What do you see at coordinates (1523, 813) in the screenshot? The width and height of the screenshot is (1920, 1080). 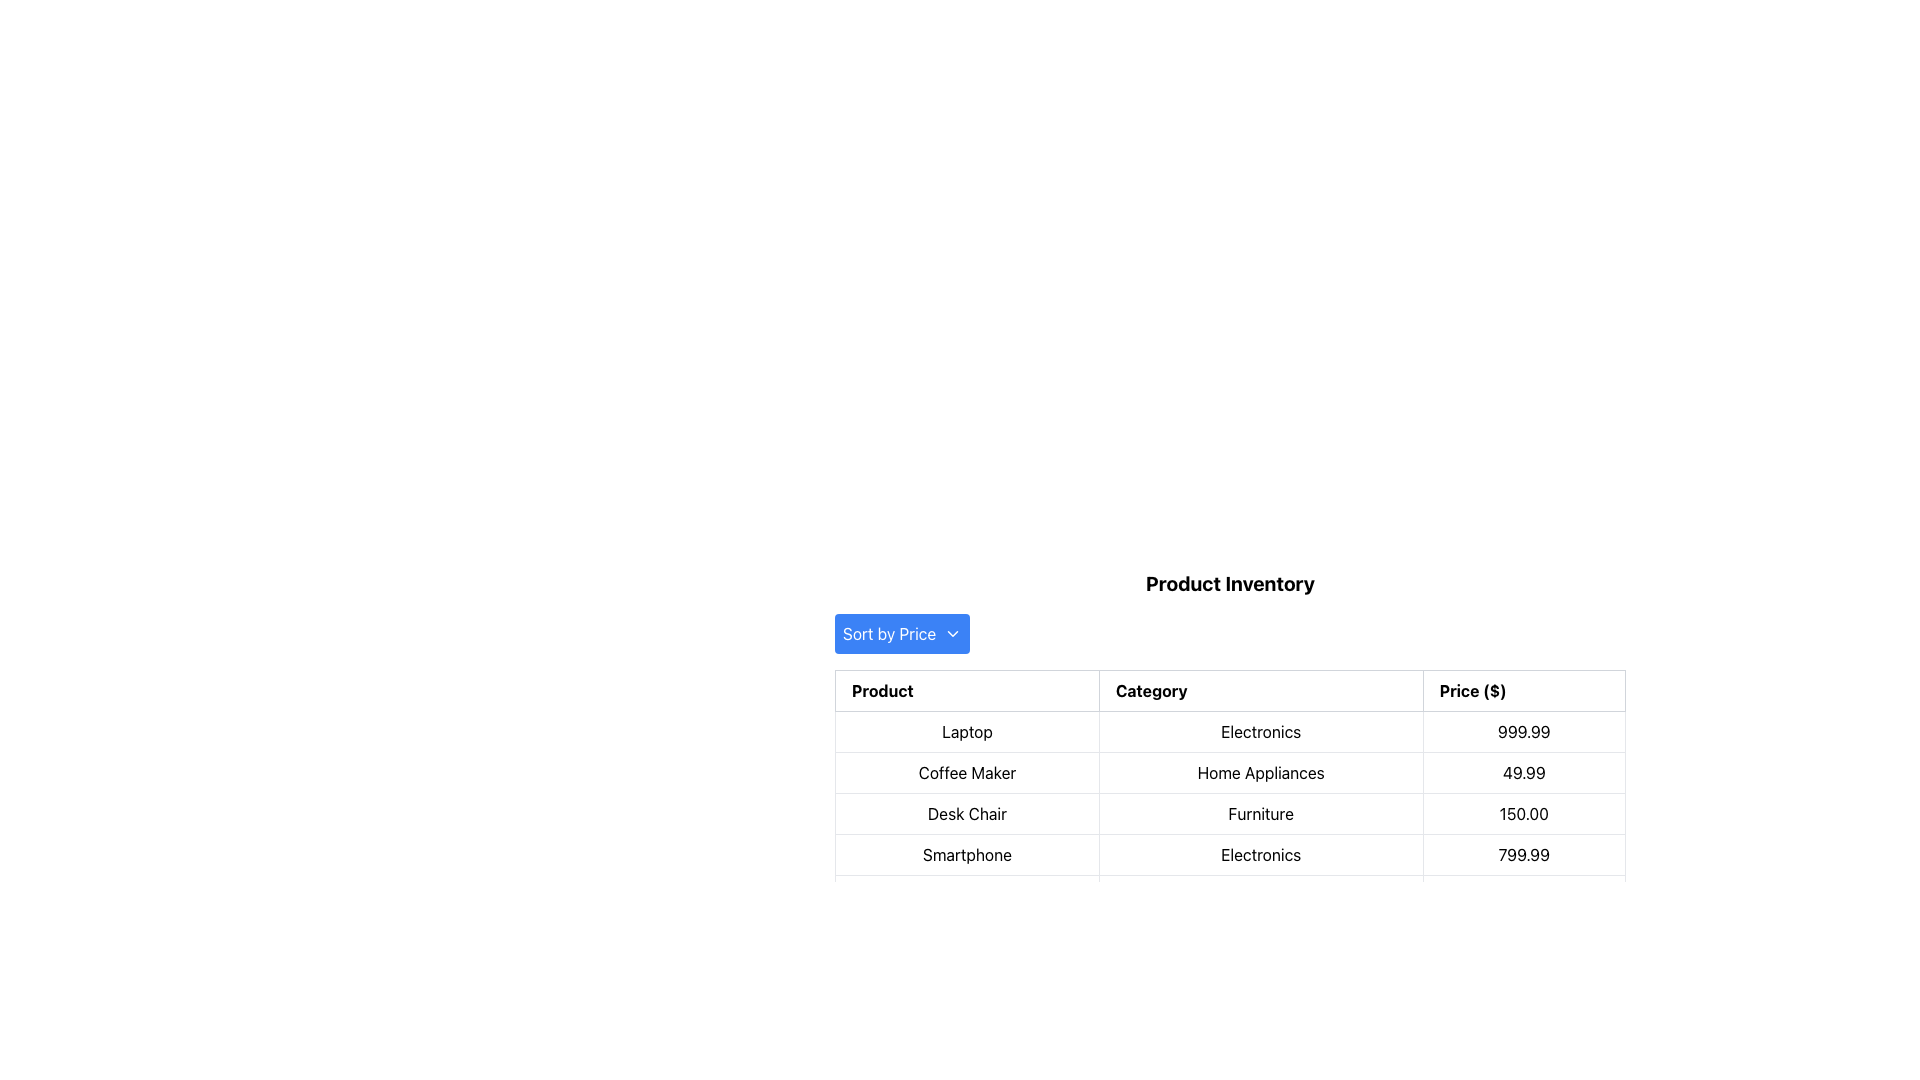 I see `the table cell displaying the price of 'Desk Chair' located in the third row under the 'Price ($)' column` at bounding box center [1523, 813].